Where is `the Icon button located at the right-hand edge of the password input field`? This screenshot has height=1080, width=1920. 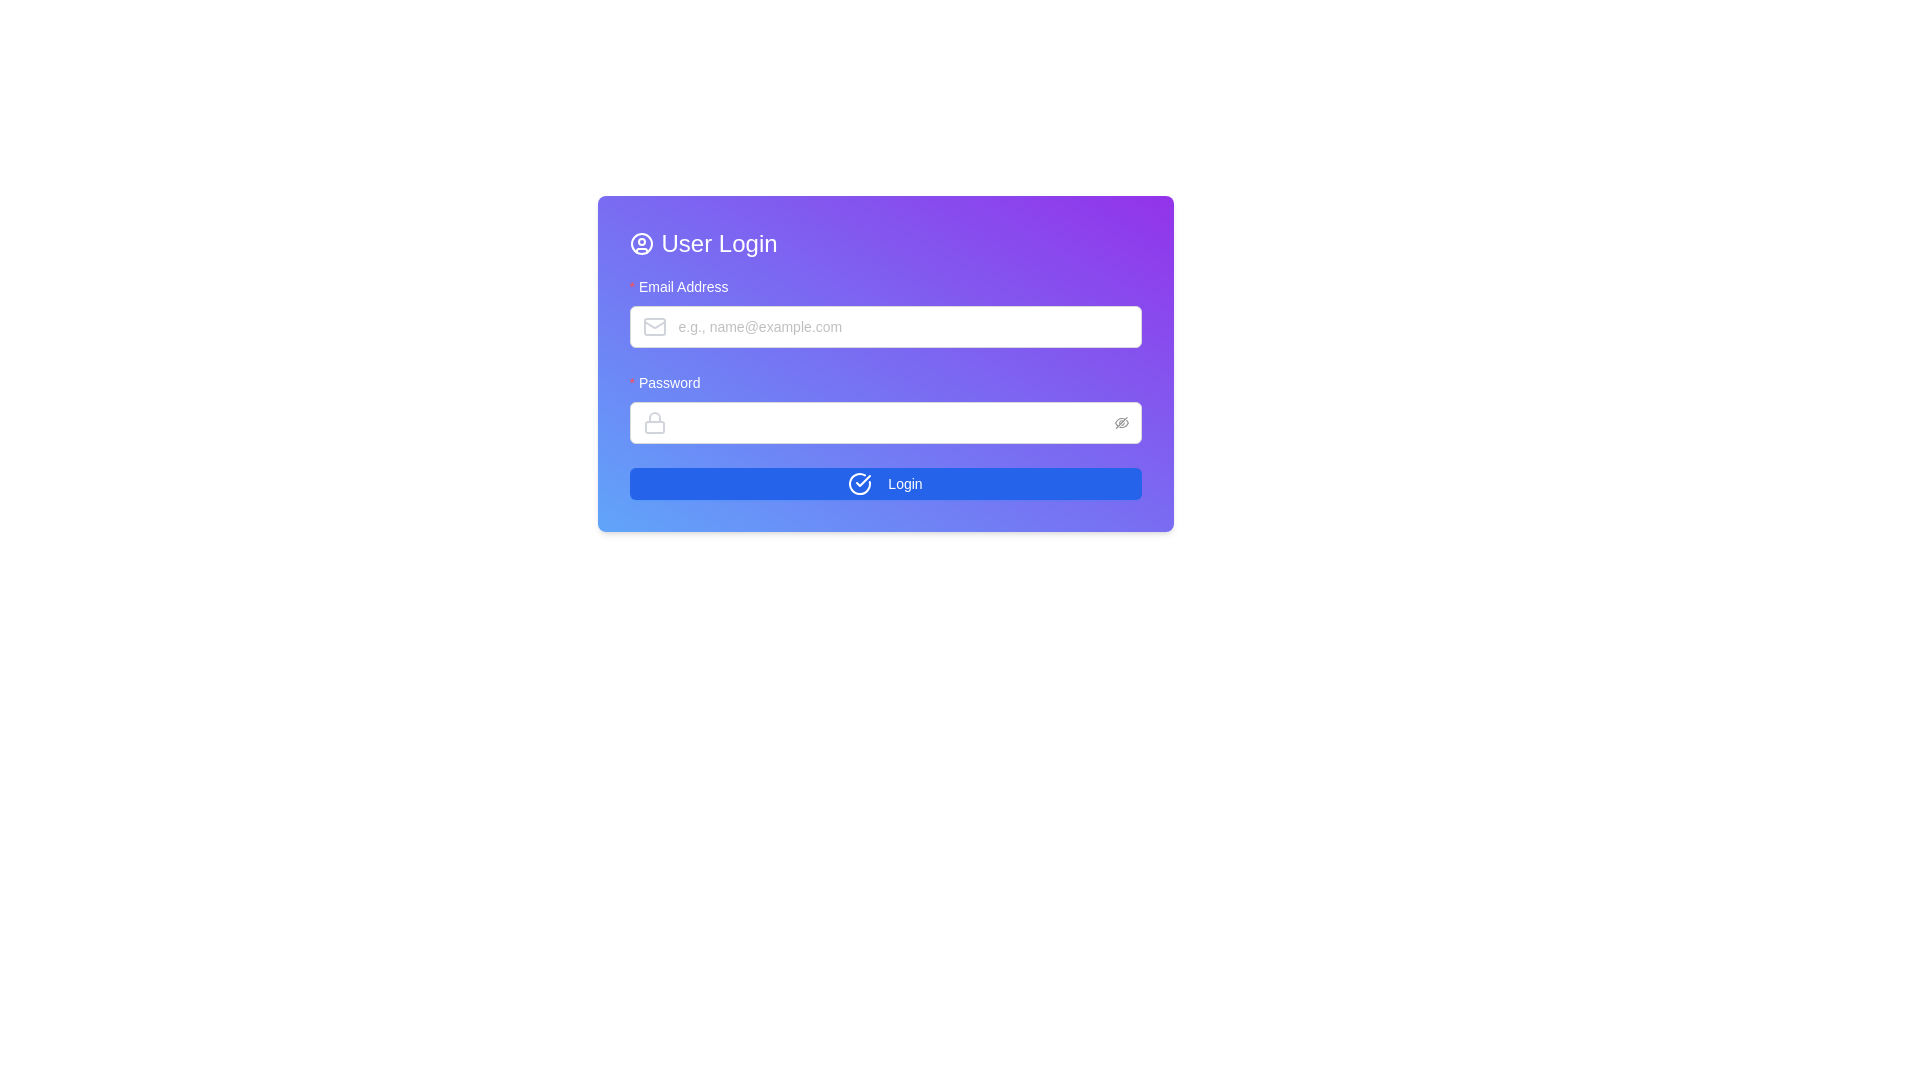
the Icon button located at the right-hand edge of the password input field is located at coordinates (1121, 422).